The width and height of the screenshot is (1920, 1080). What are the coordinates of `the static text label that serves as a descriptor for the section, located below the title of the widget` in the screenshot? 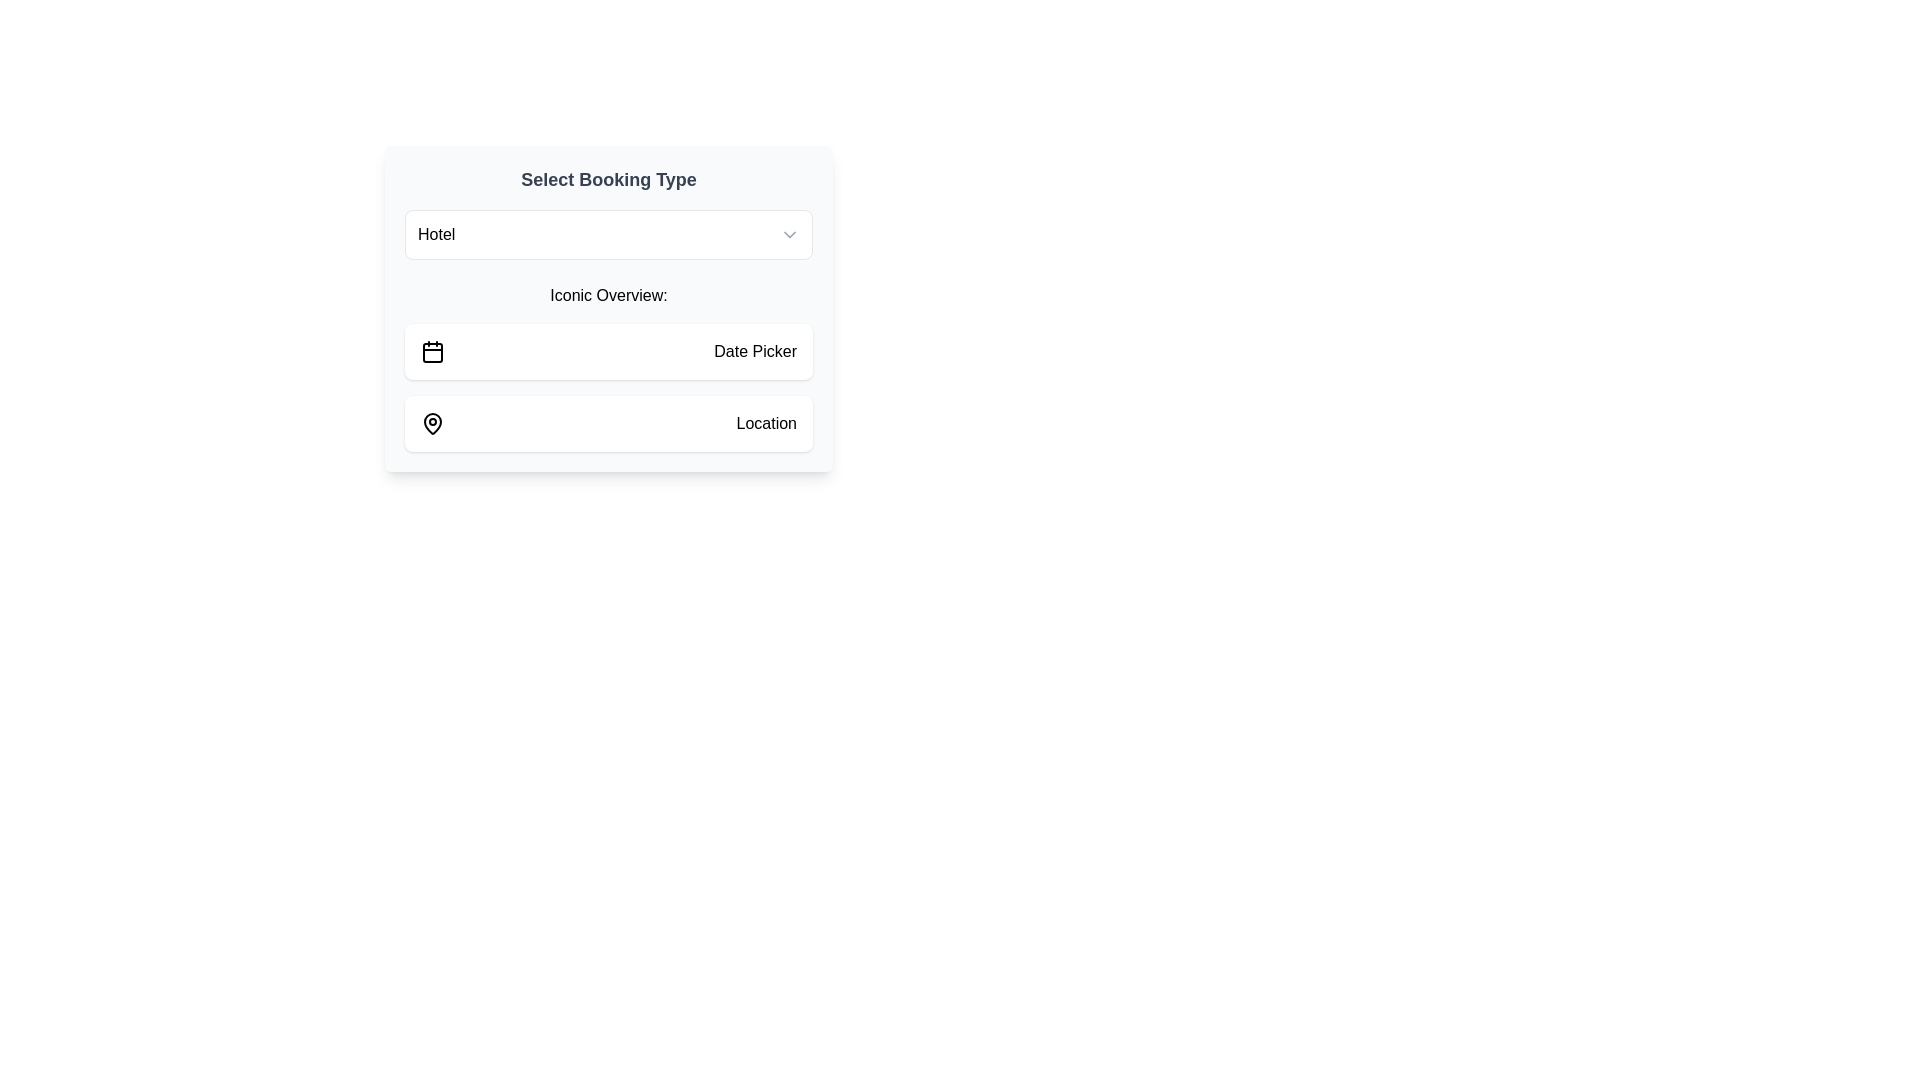 It's located at (608, 296).